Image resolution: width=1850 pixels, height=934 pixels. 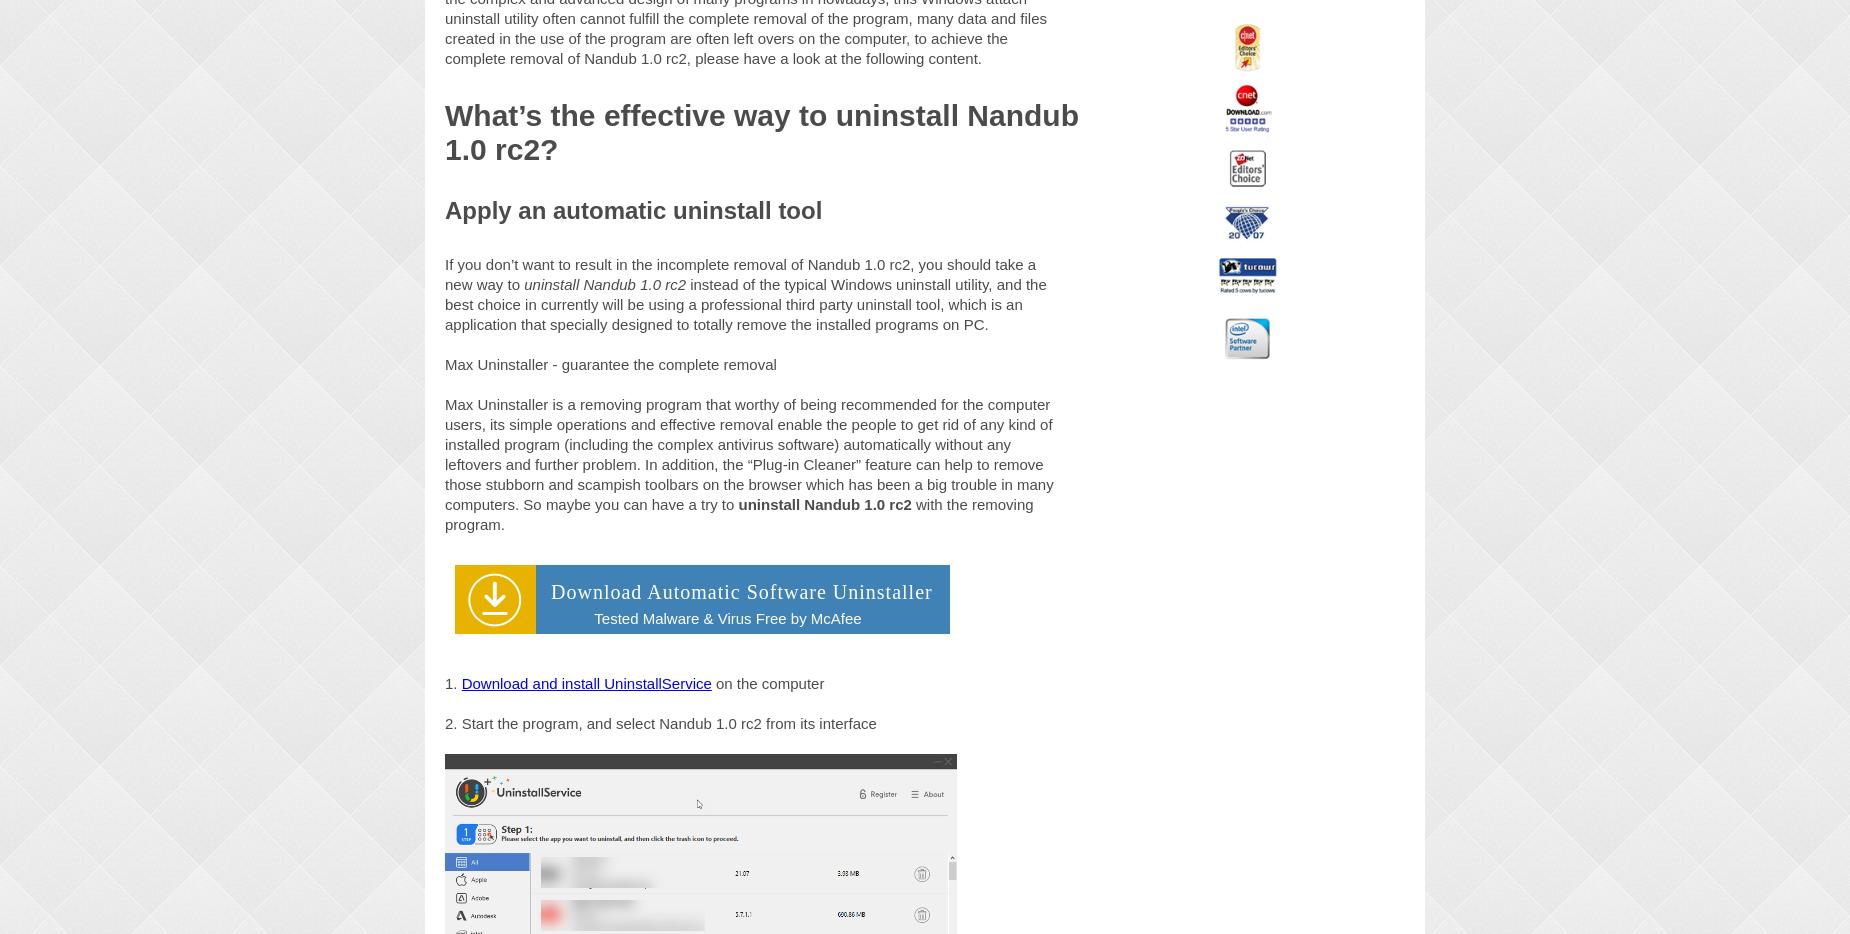 What do you see at coordinates (741, 590) in the screenshot?
I see `'Download Automatic Software Uninstaller'` at bounding box center [741, 590].